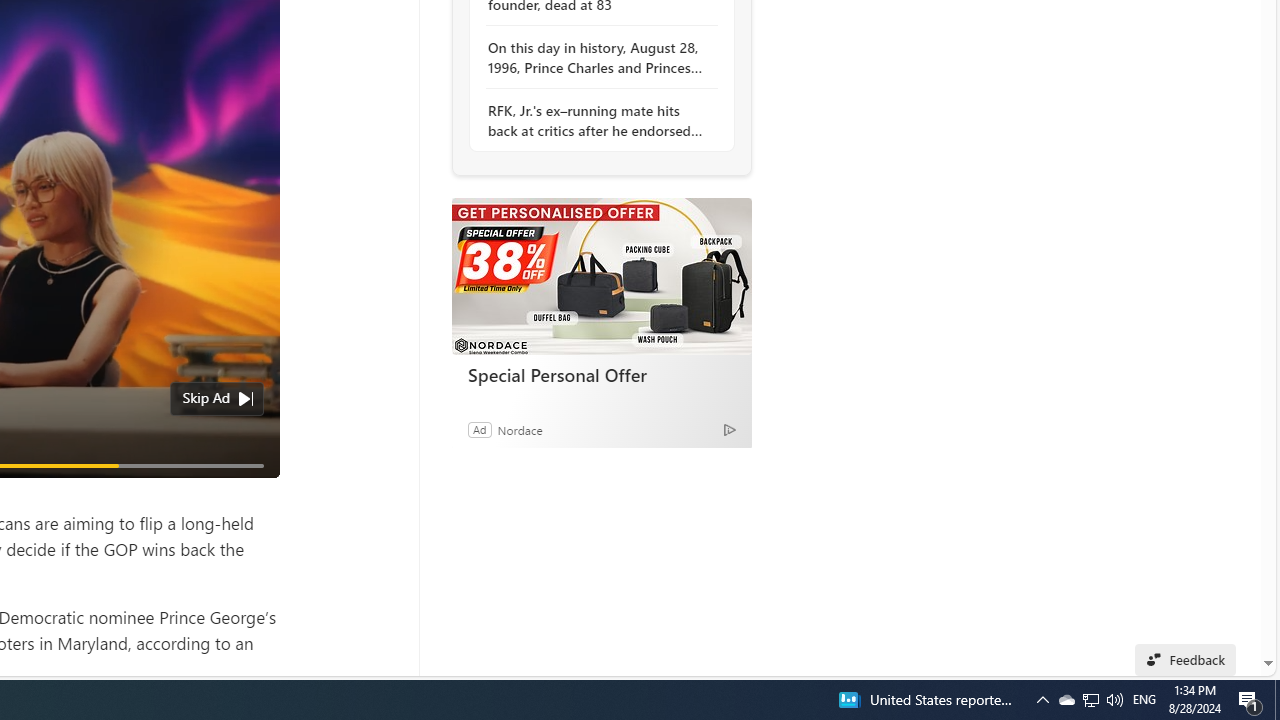 The height and width of the screenshot is (720, 1280). What do you see at coordinates (206, 398) in the screenshot?
I see `'Skip Ad'` at bounding box center [206, 398].